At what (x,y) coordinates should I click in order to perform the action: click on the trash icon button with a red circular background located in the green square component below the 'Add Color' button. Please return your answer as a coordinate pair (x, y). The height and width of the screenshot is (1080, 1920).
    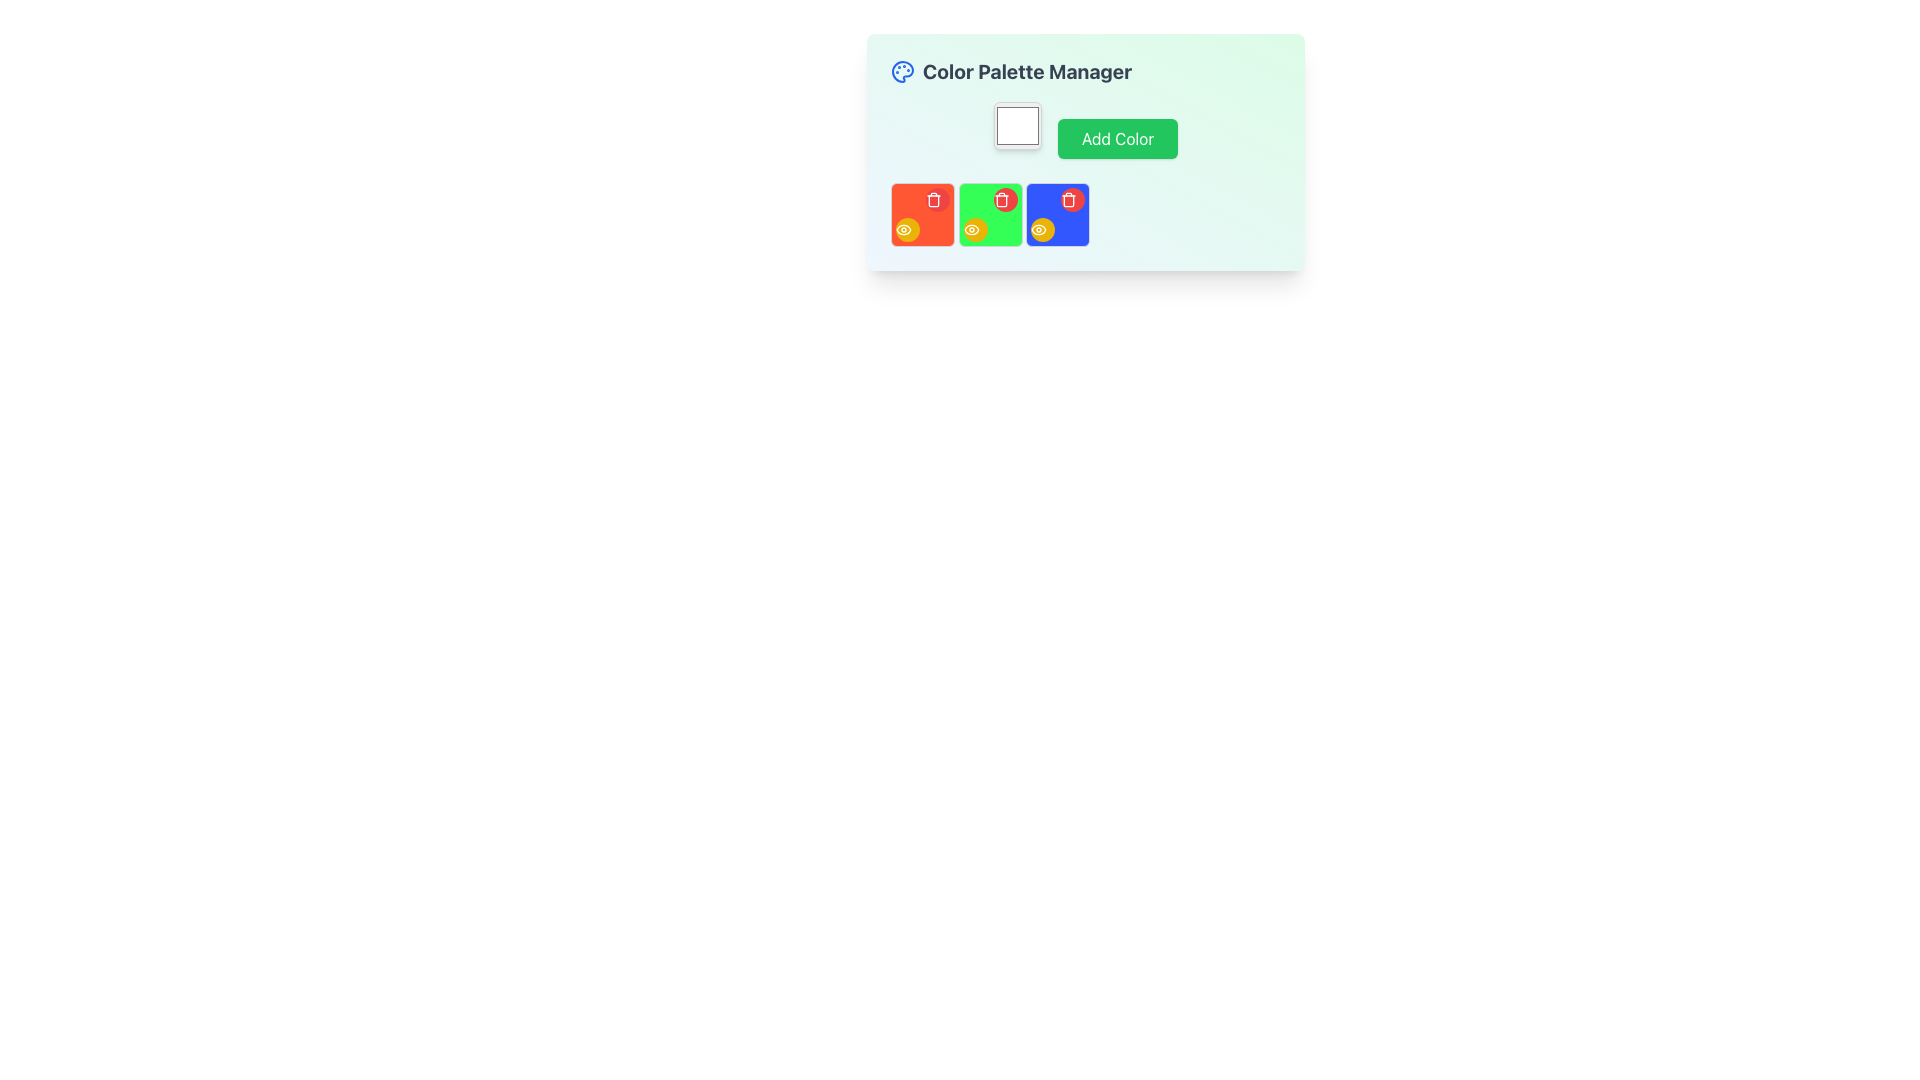
    Looking at the image, I should click on (1001, 200).